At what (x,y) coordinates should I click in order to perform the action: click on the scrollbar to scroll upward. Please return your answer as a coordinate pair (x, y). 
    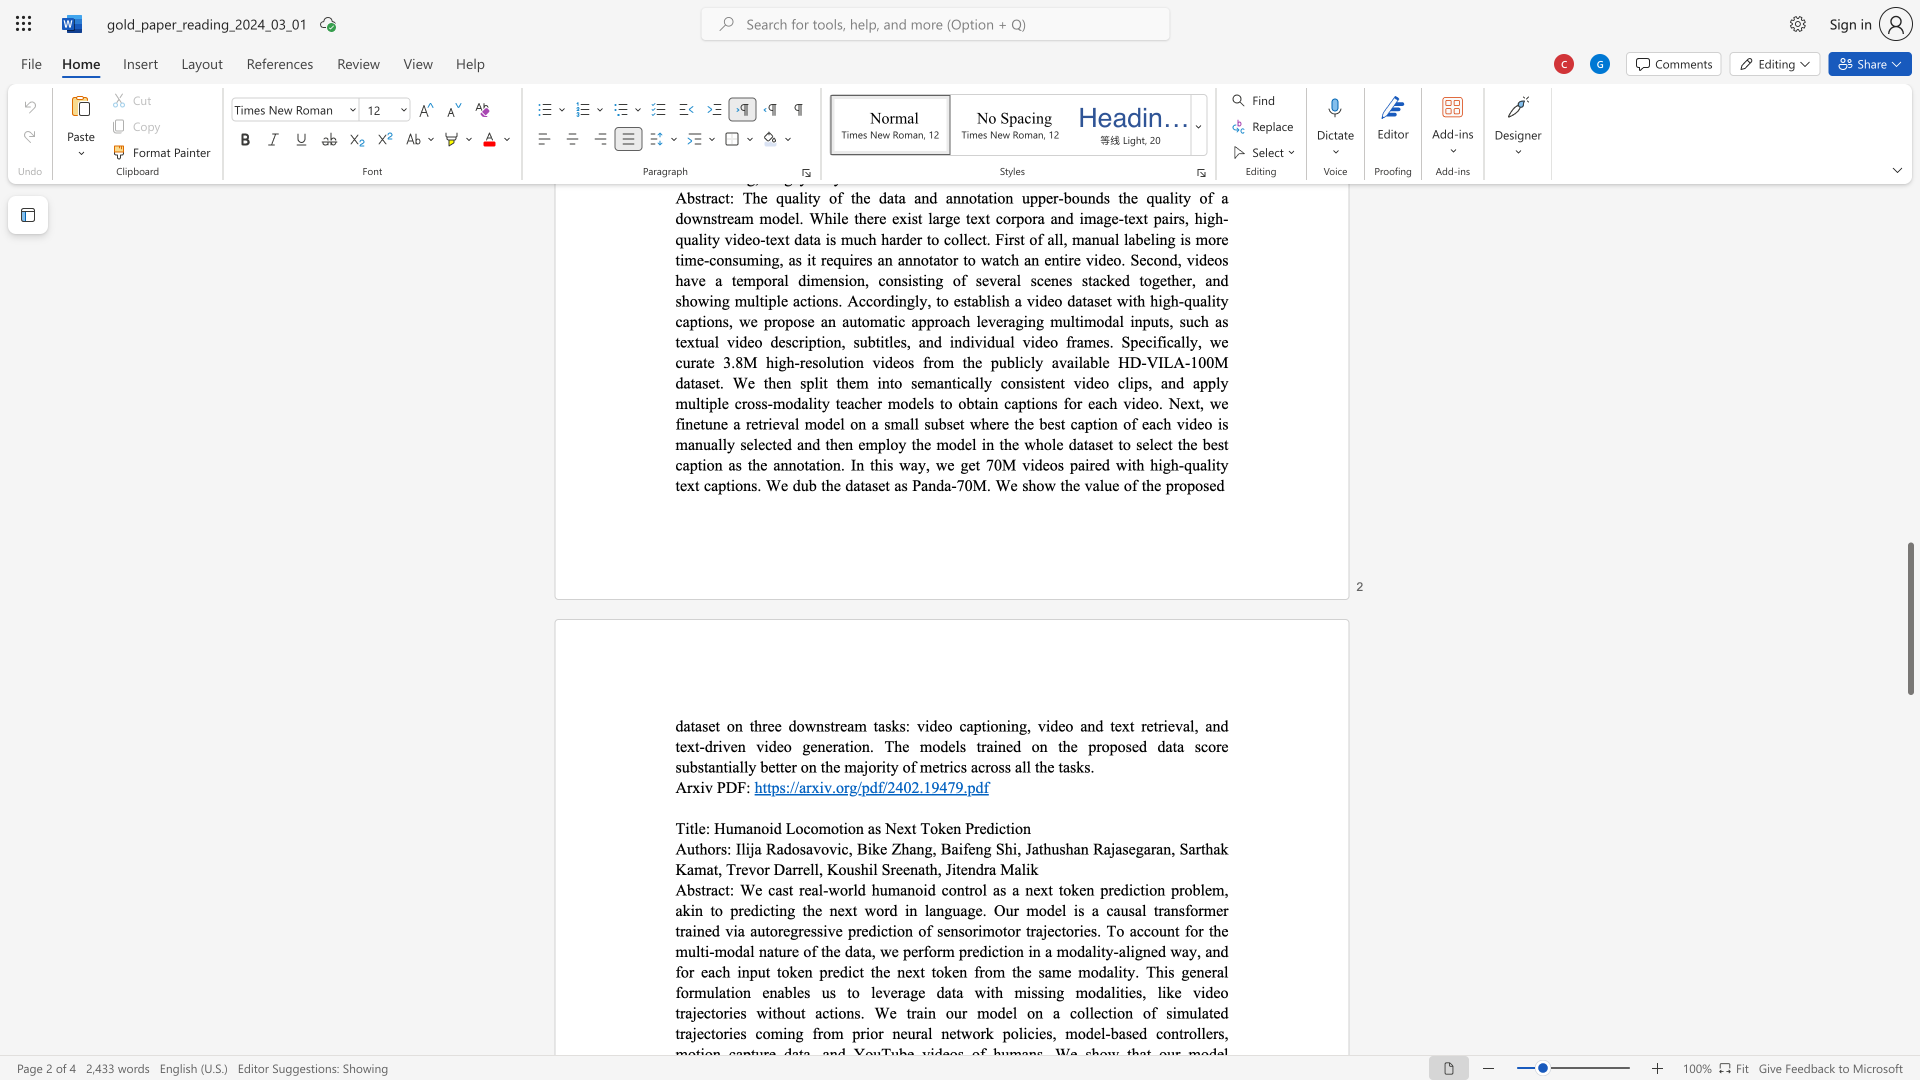
    Looking at the image, I should click on (1909, 289).